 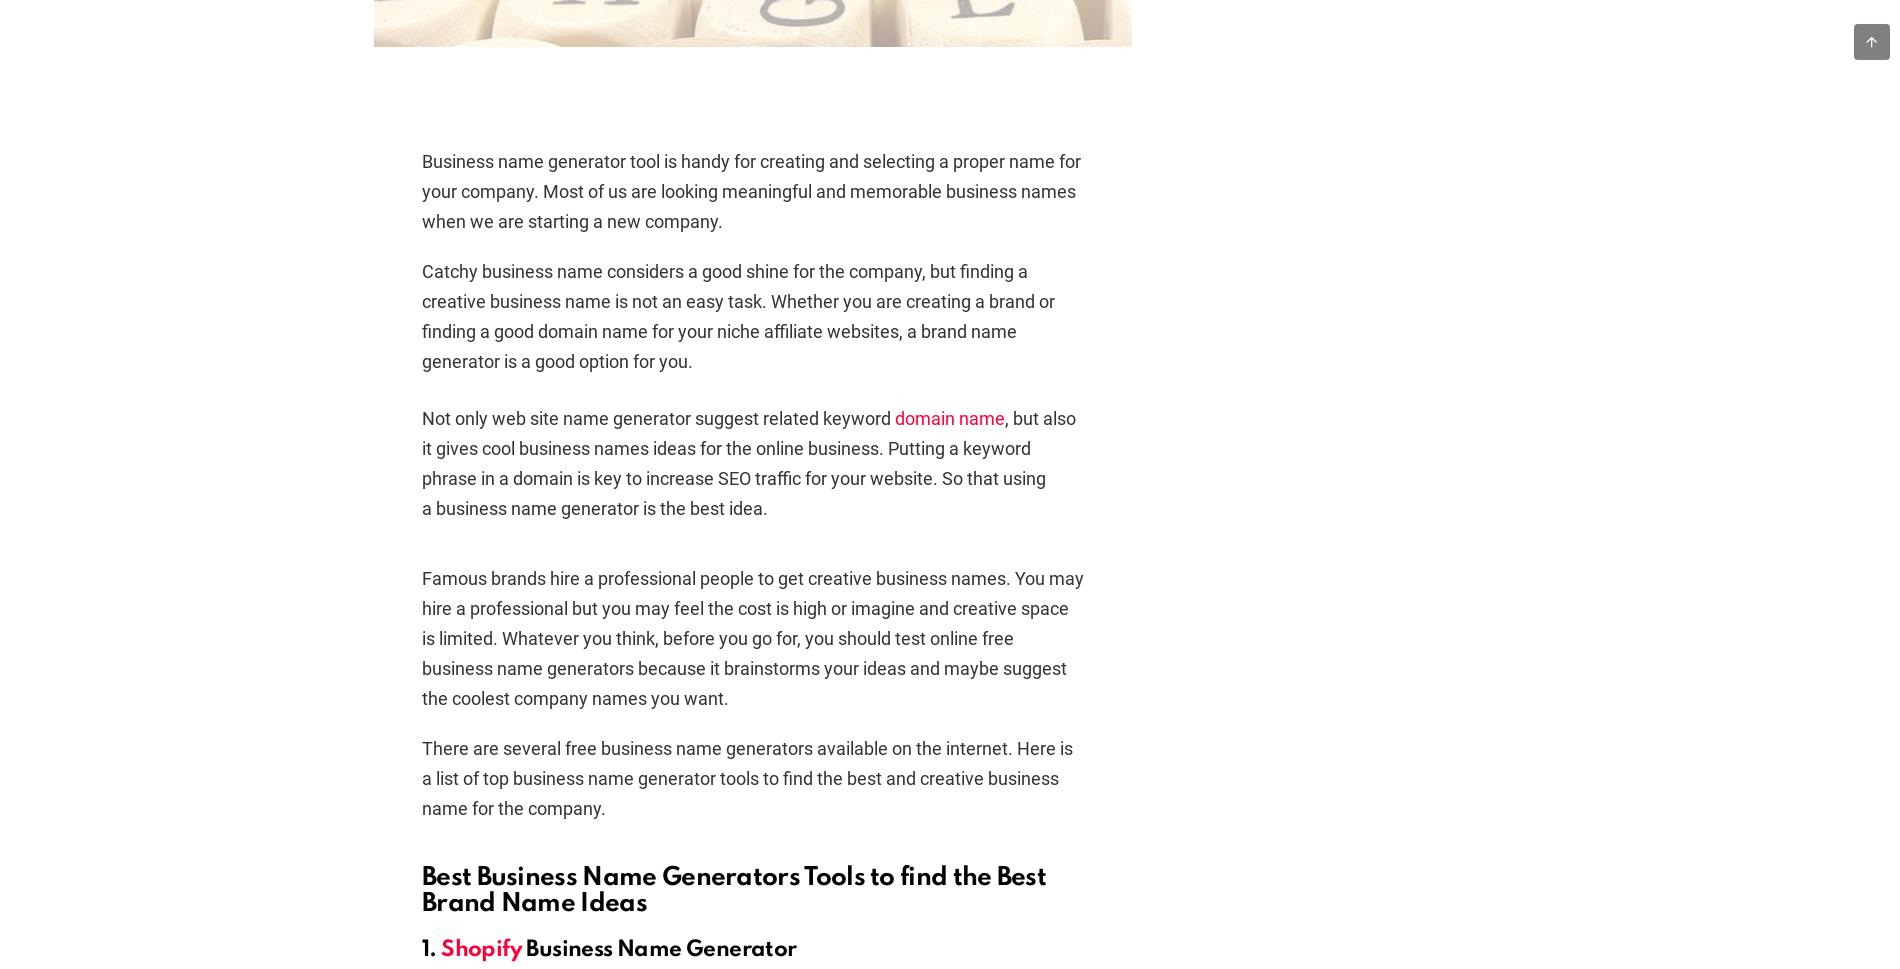 I want to click on 'Best Business Name Generators Tools to find the Best Brand Name Ideas', so click(x=732, y=890).